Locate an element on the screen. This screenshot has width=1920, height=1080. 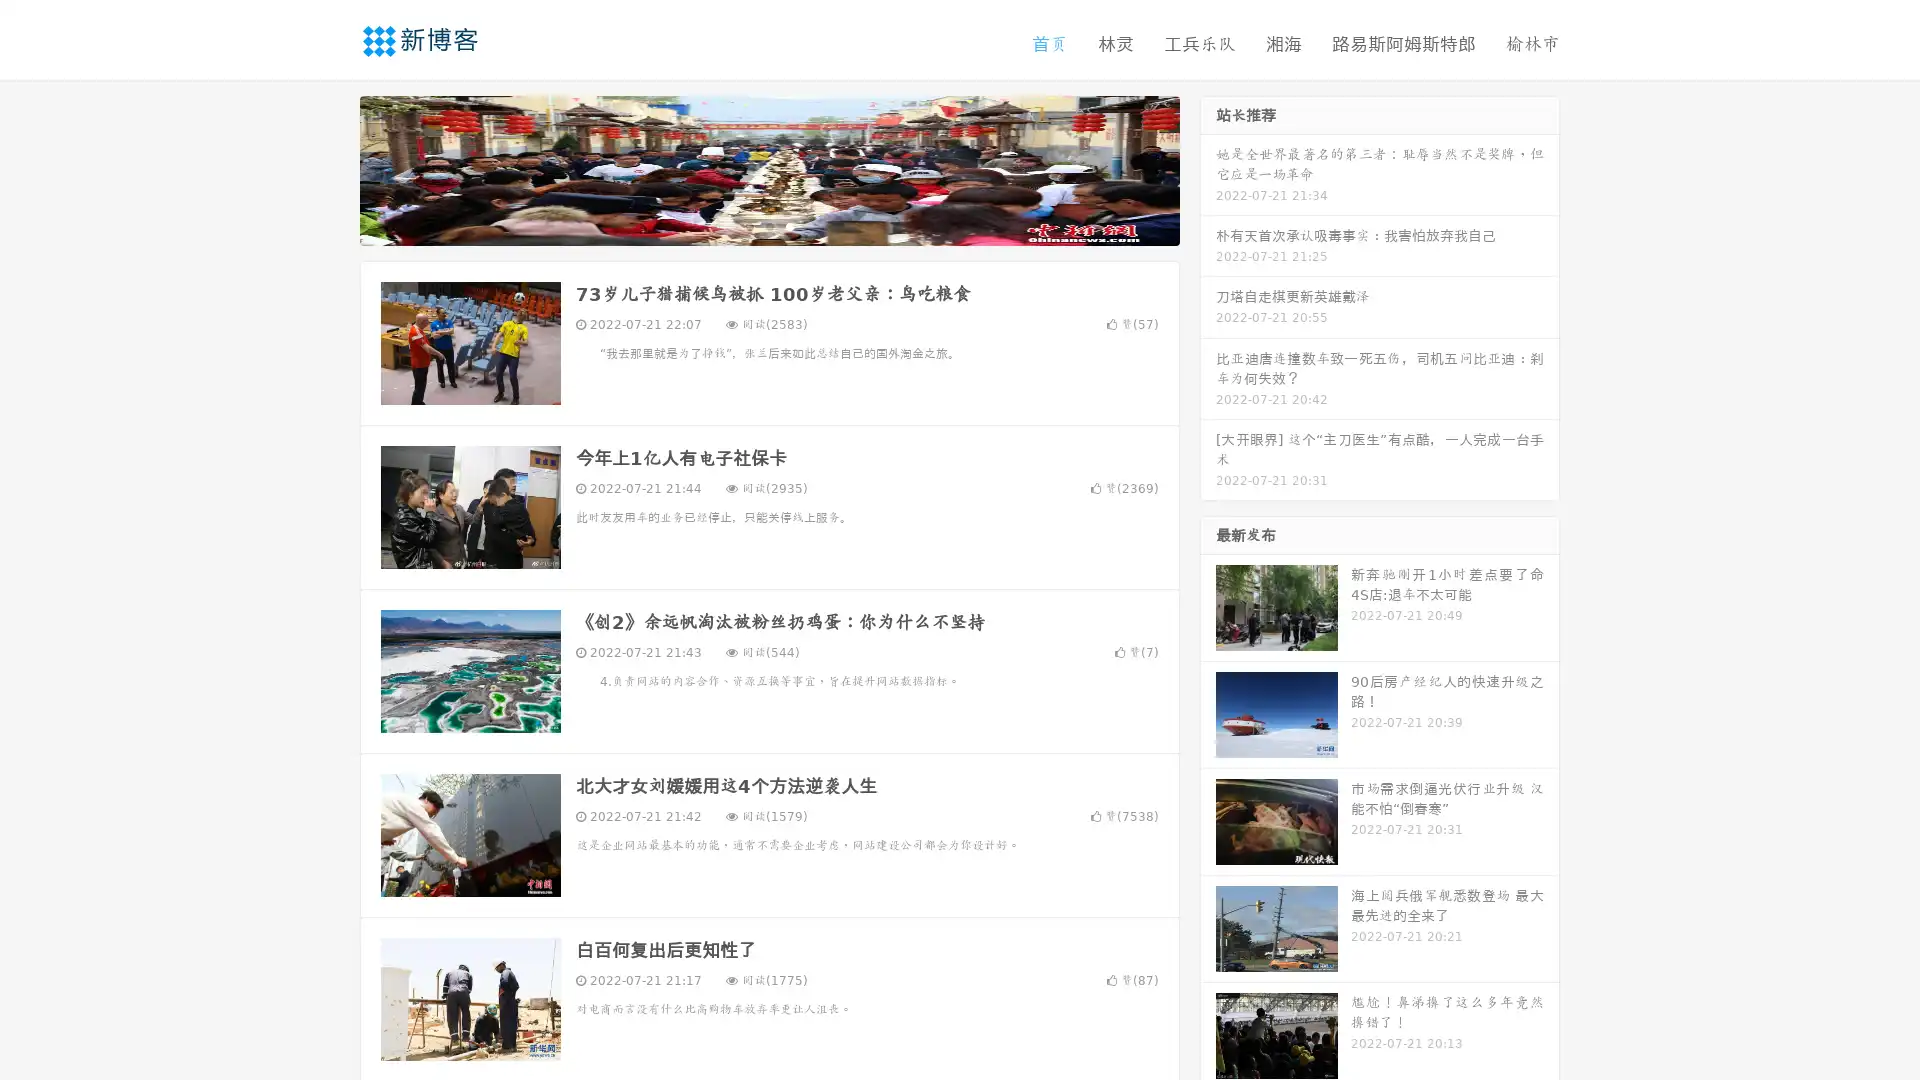
Next slide is located at coordinates (1208, 168).